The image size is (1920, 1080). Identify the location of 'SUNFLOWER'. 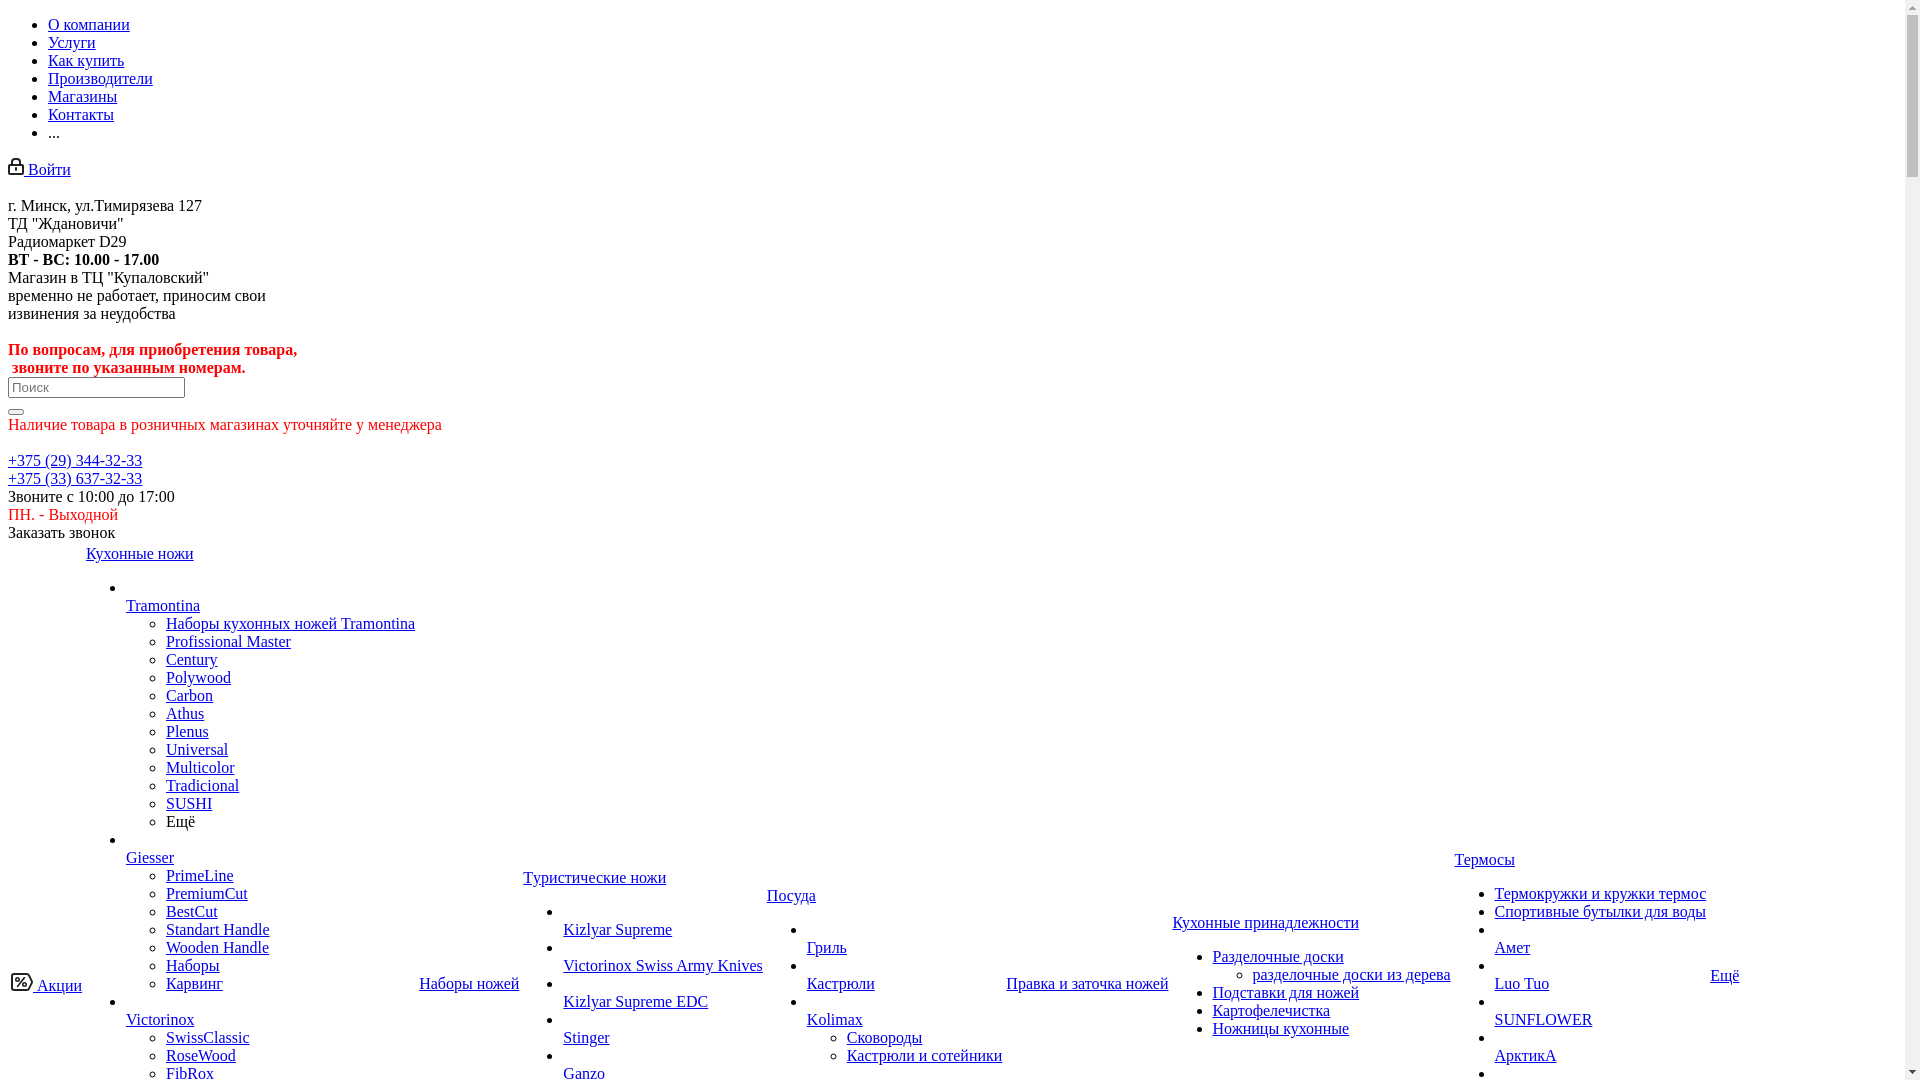
(1543, 1019).